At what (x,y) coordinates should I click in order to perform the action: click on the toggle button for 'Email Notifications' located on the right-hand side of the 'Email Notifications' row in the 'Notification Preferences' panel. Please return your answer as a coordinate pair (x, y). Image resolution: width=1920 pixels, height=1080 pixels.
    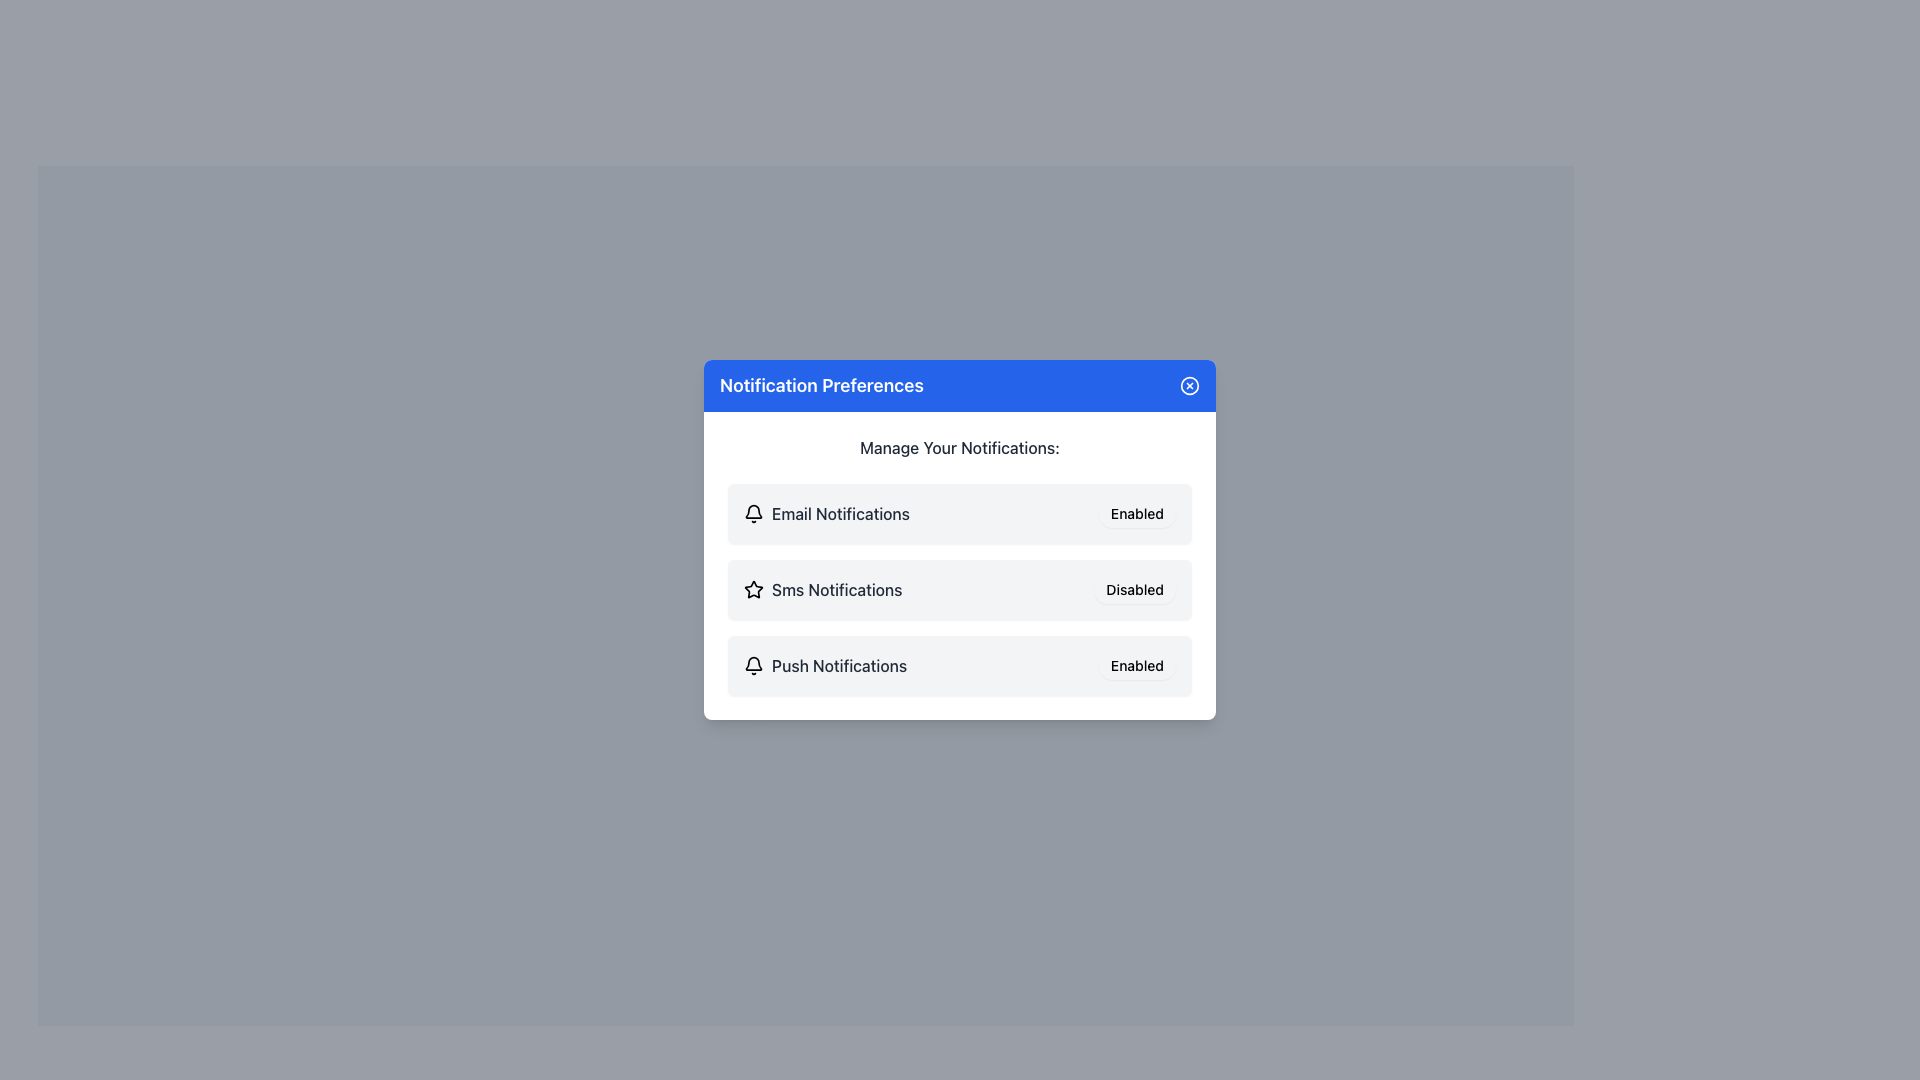
    Looking at the image, I should click on (1137, 512).